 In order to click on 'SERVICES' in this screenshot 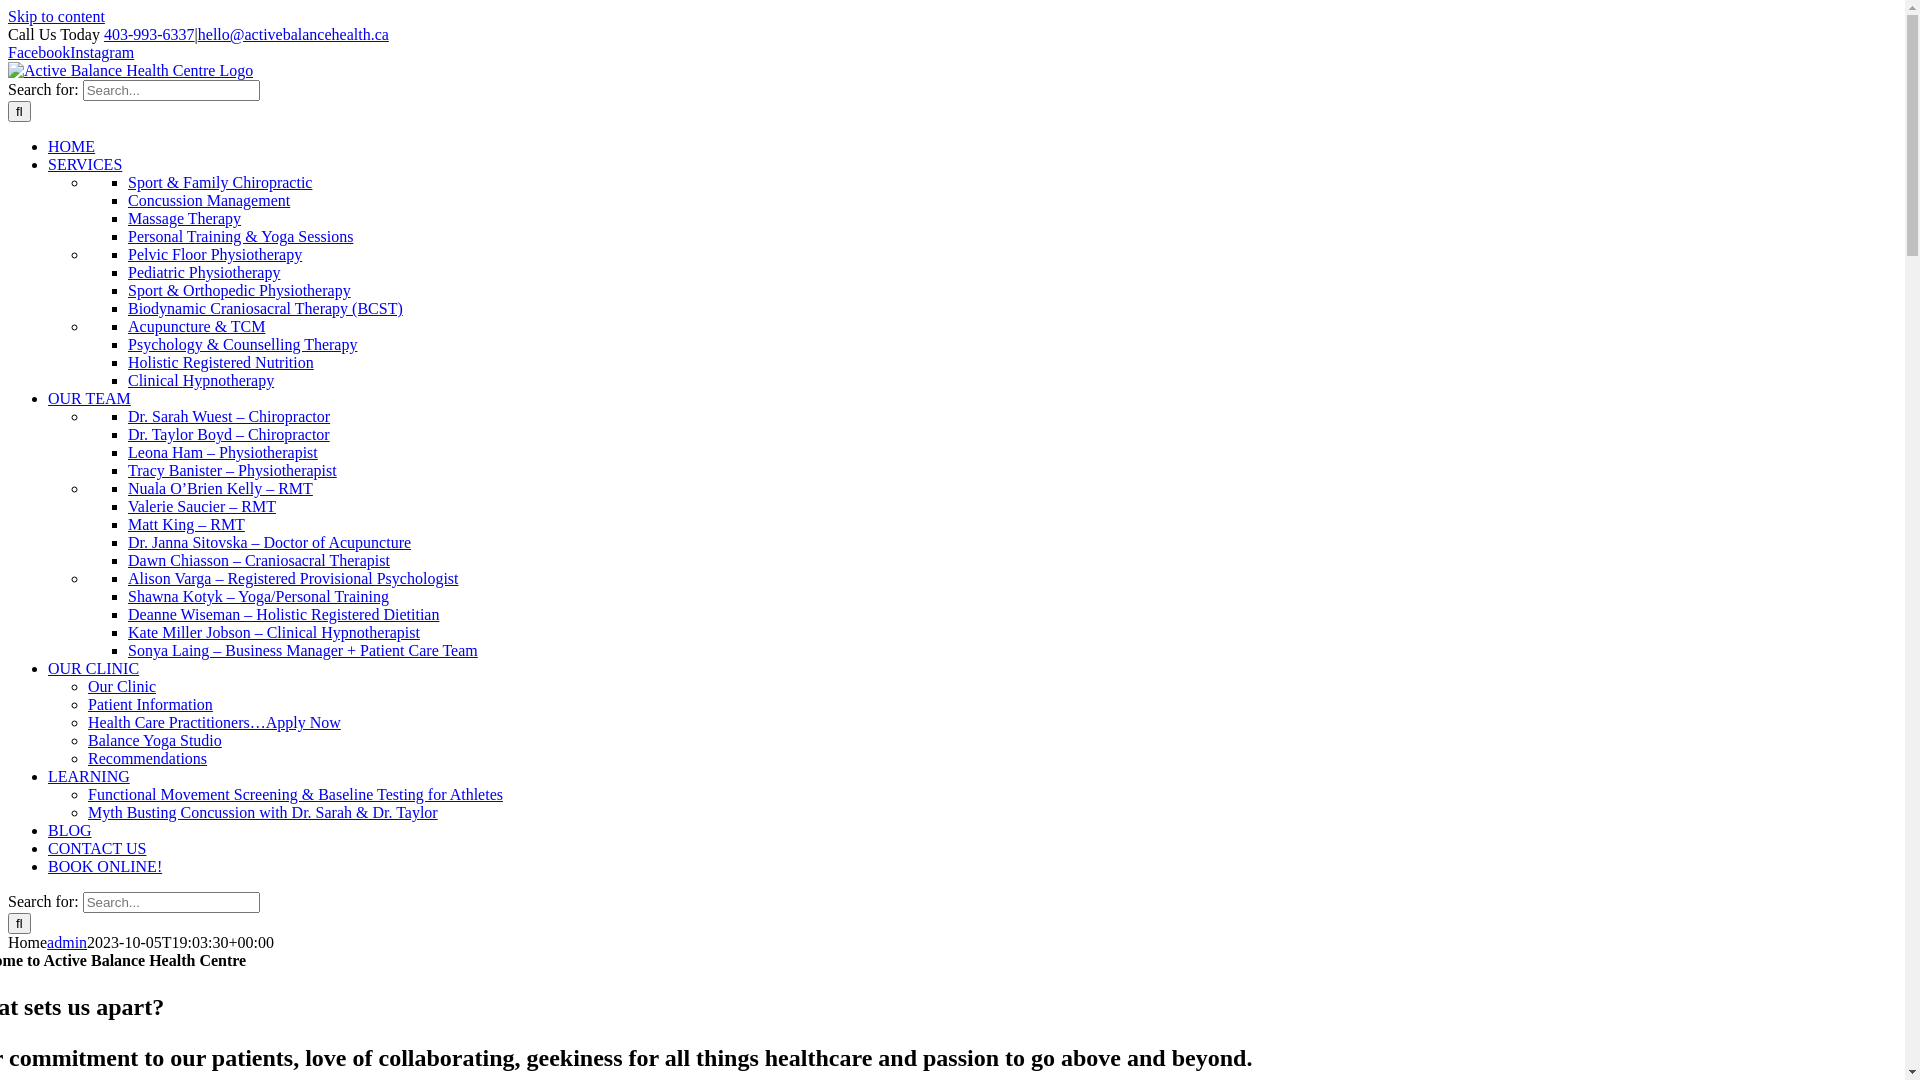, I will do `click(84, 163)`.